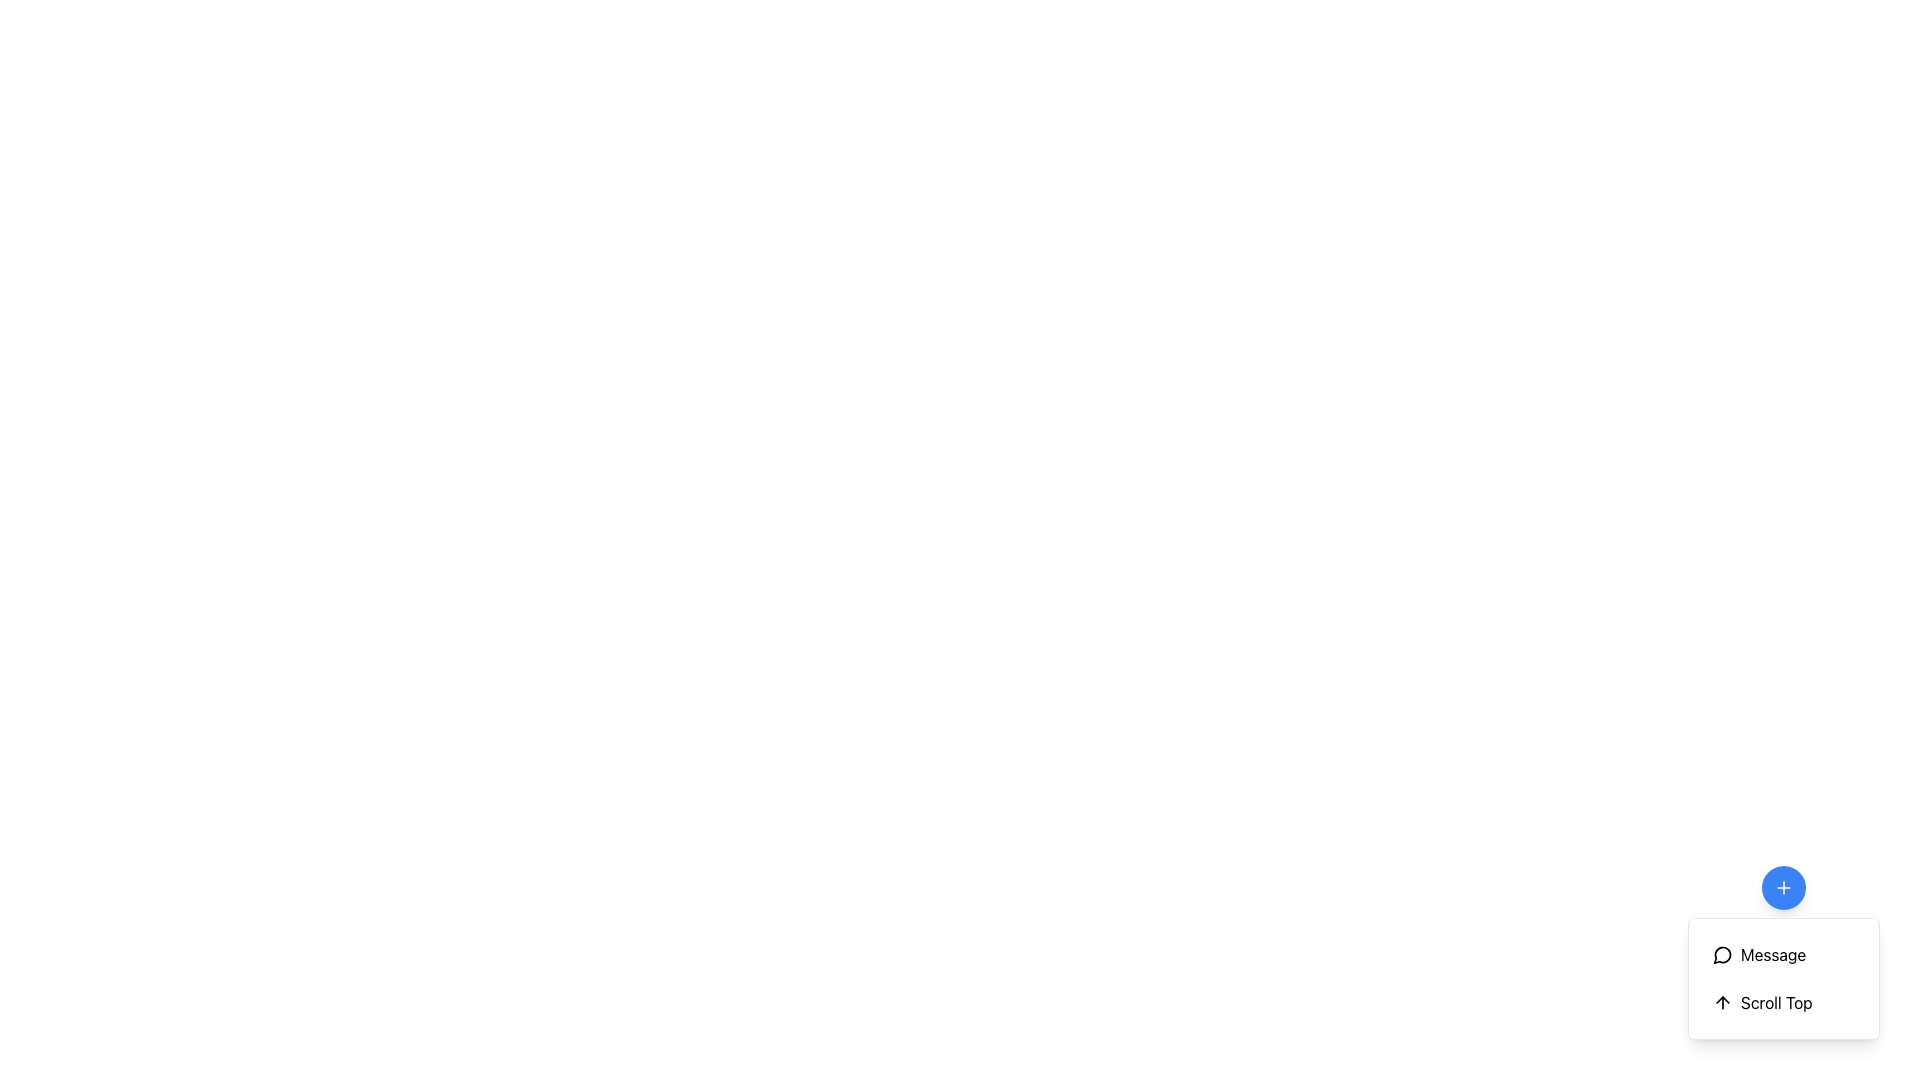  Describe the element at coordinates (1784, 951) in the screenshot. I see `the interactive menu option located in the bottom-right corner of the interface, positioned between the 'Message' option above and the 'Scroll Top' option below` at that location.